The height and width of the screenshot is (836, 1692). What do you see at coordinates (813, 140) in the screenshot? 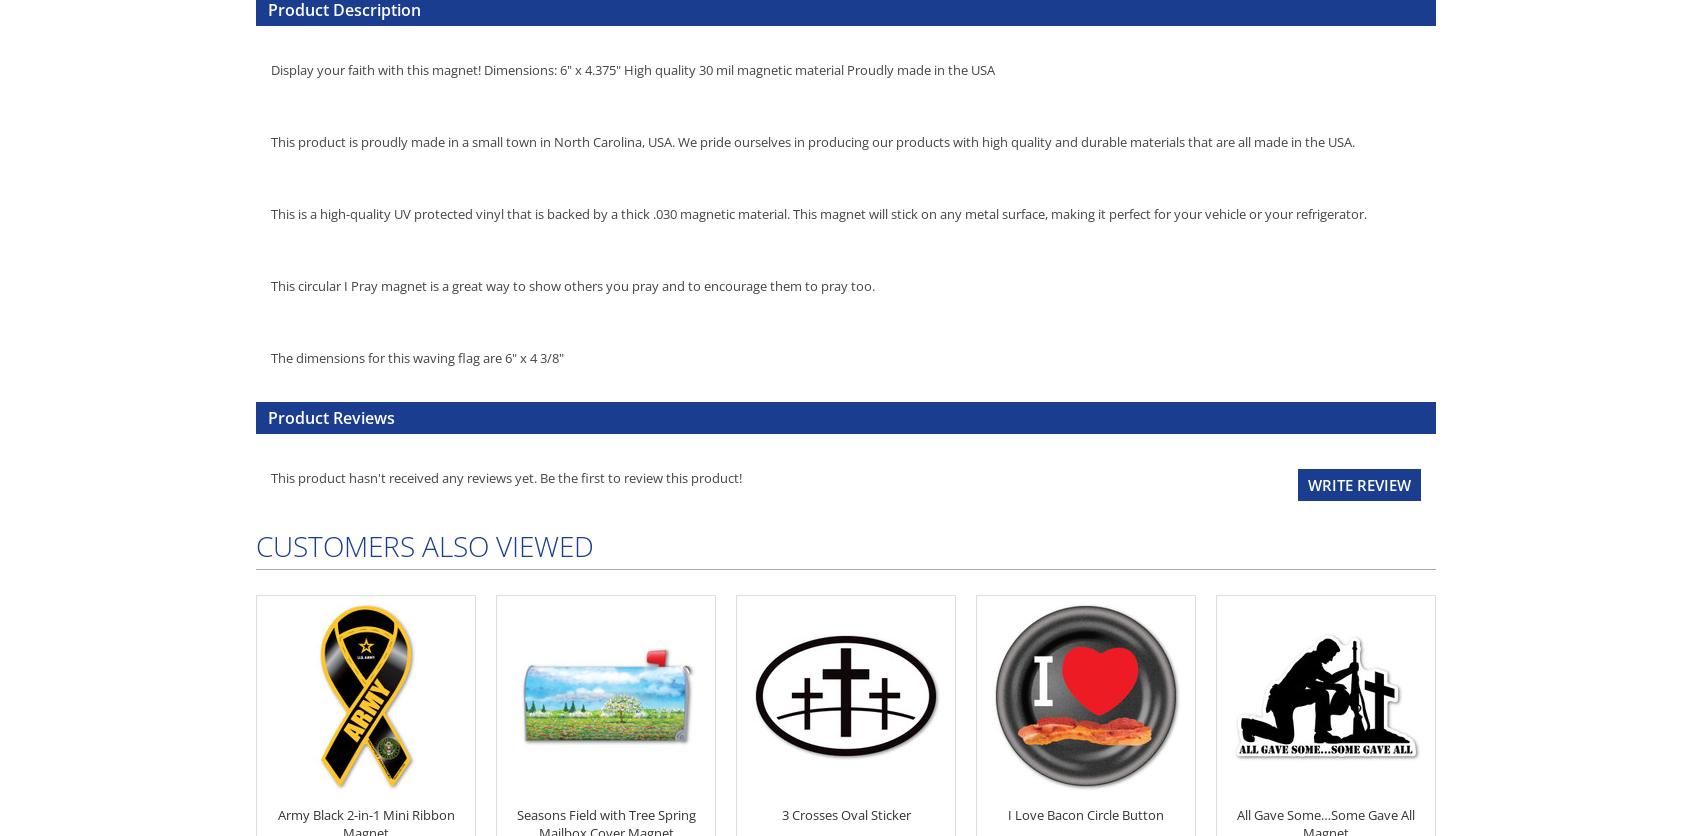
I see `'This product is proudly made in a small town in North Carolina, USA. We pride ourselves in producing our products with high quality and durable materials that are all made in the USA.'` at bounding box center [813, 140].